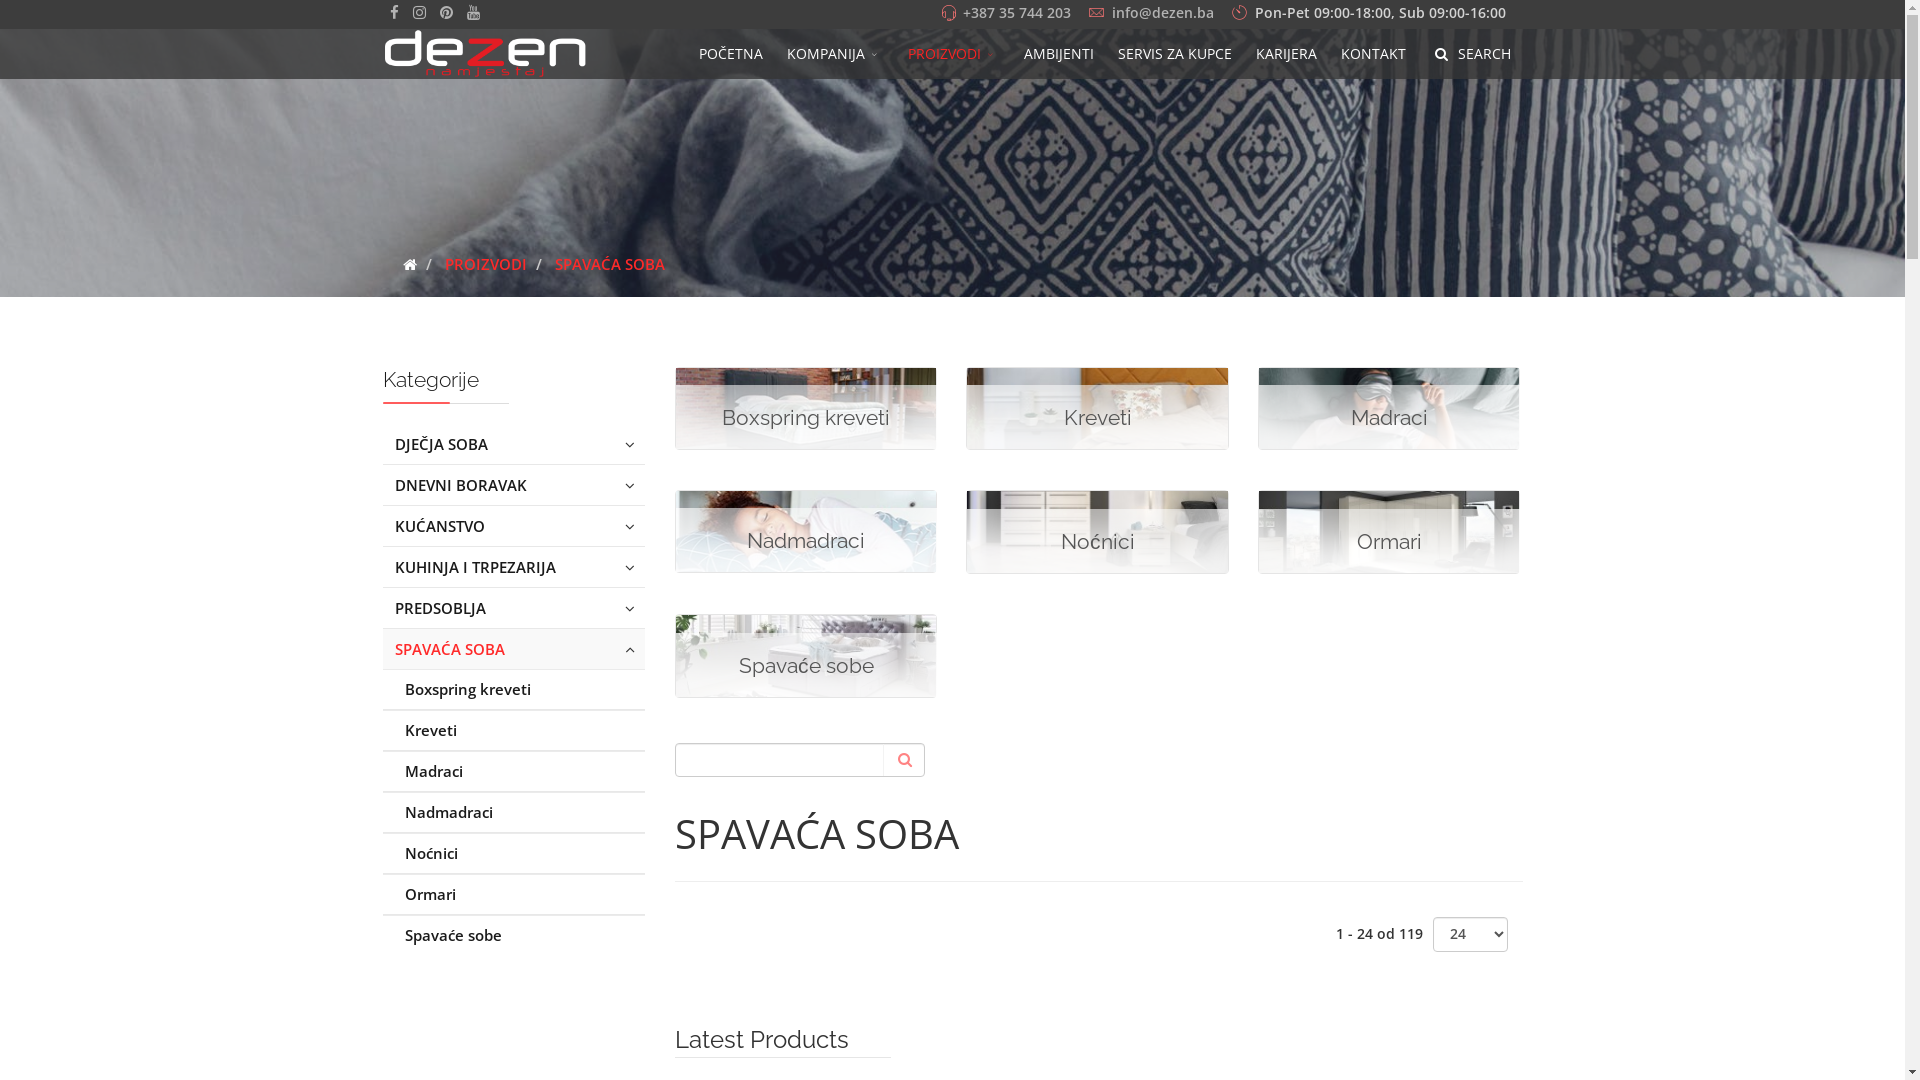 Image resolution: width=1920 pixels, height=1080 pixels. I want to click on 'PROIZVODI', so click(484, 262).